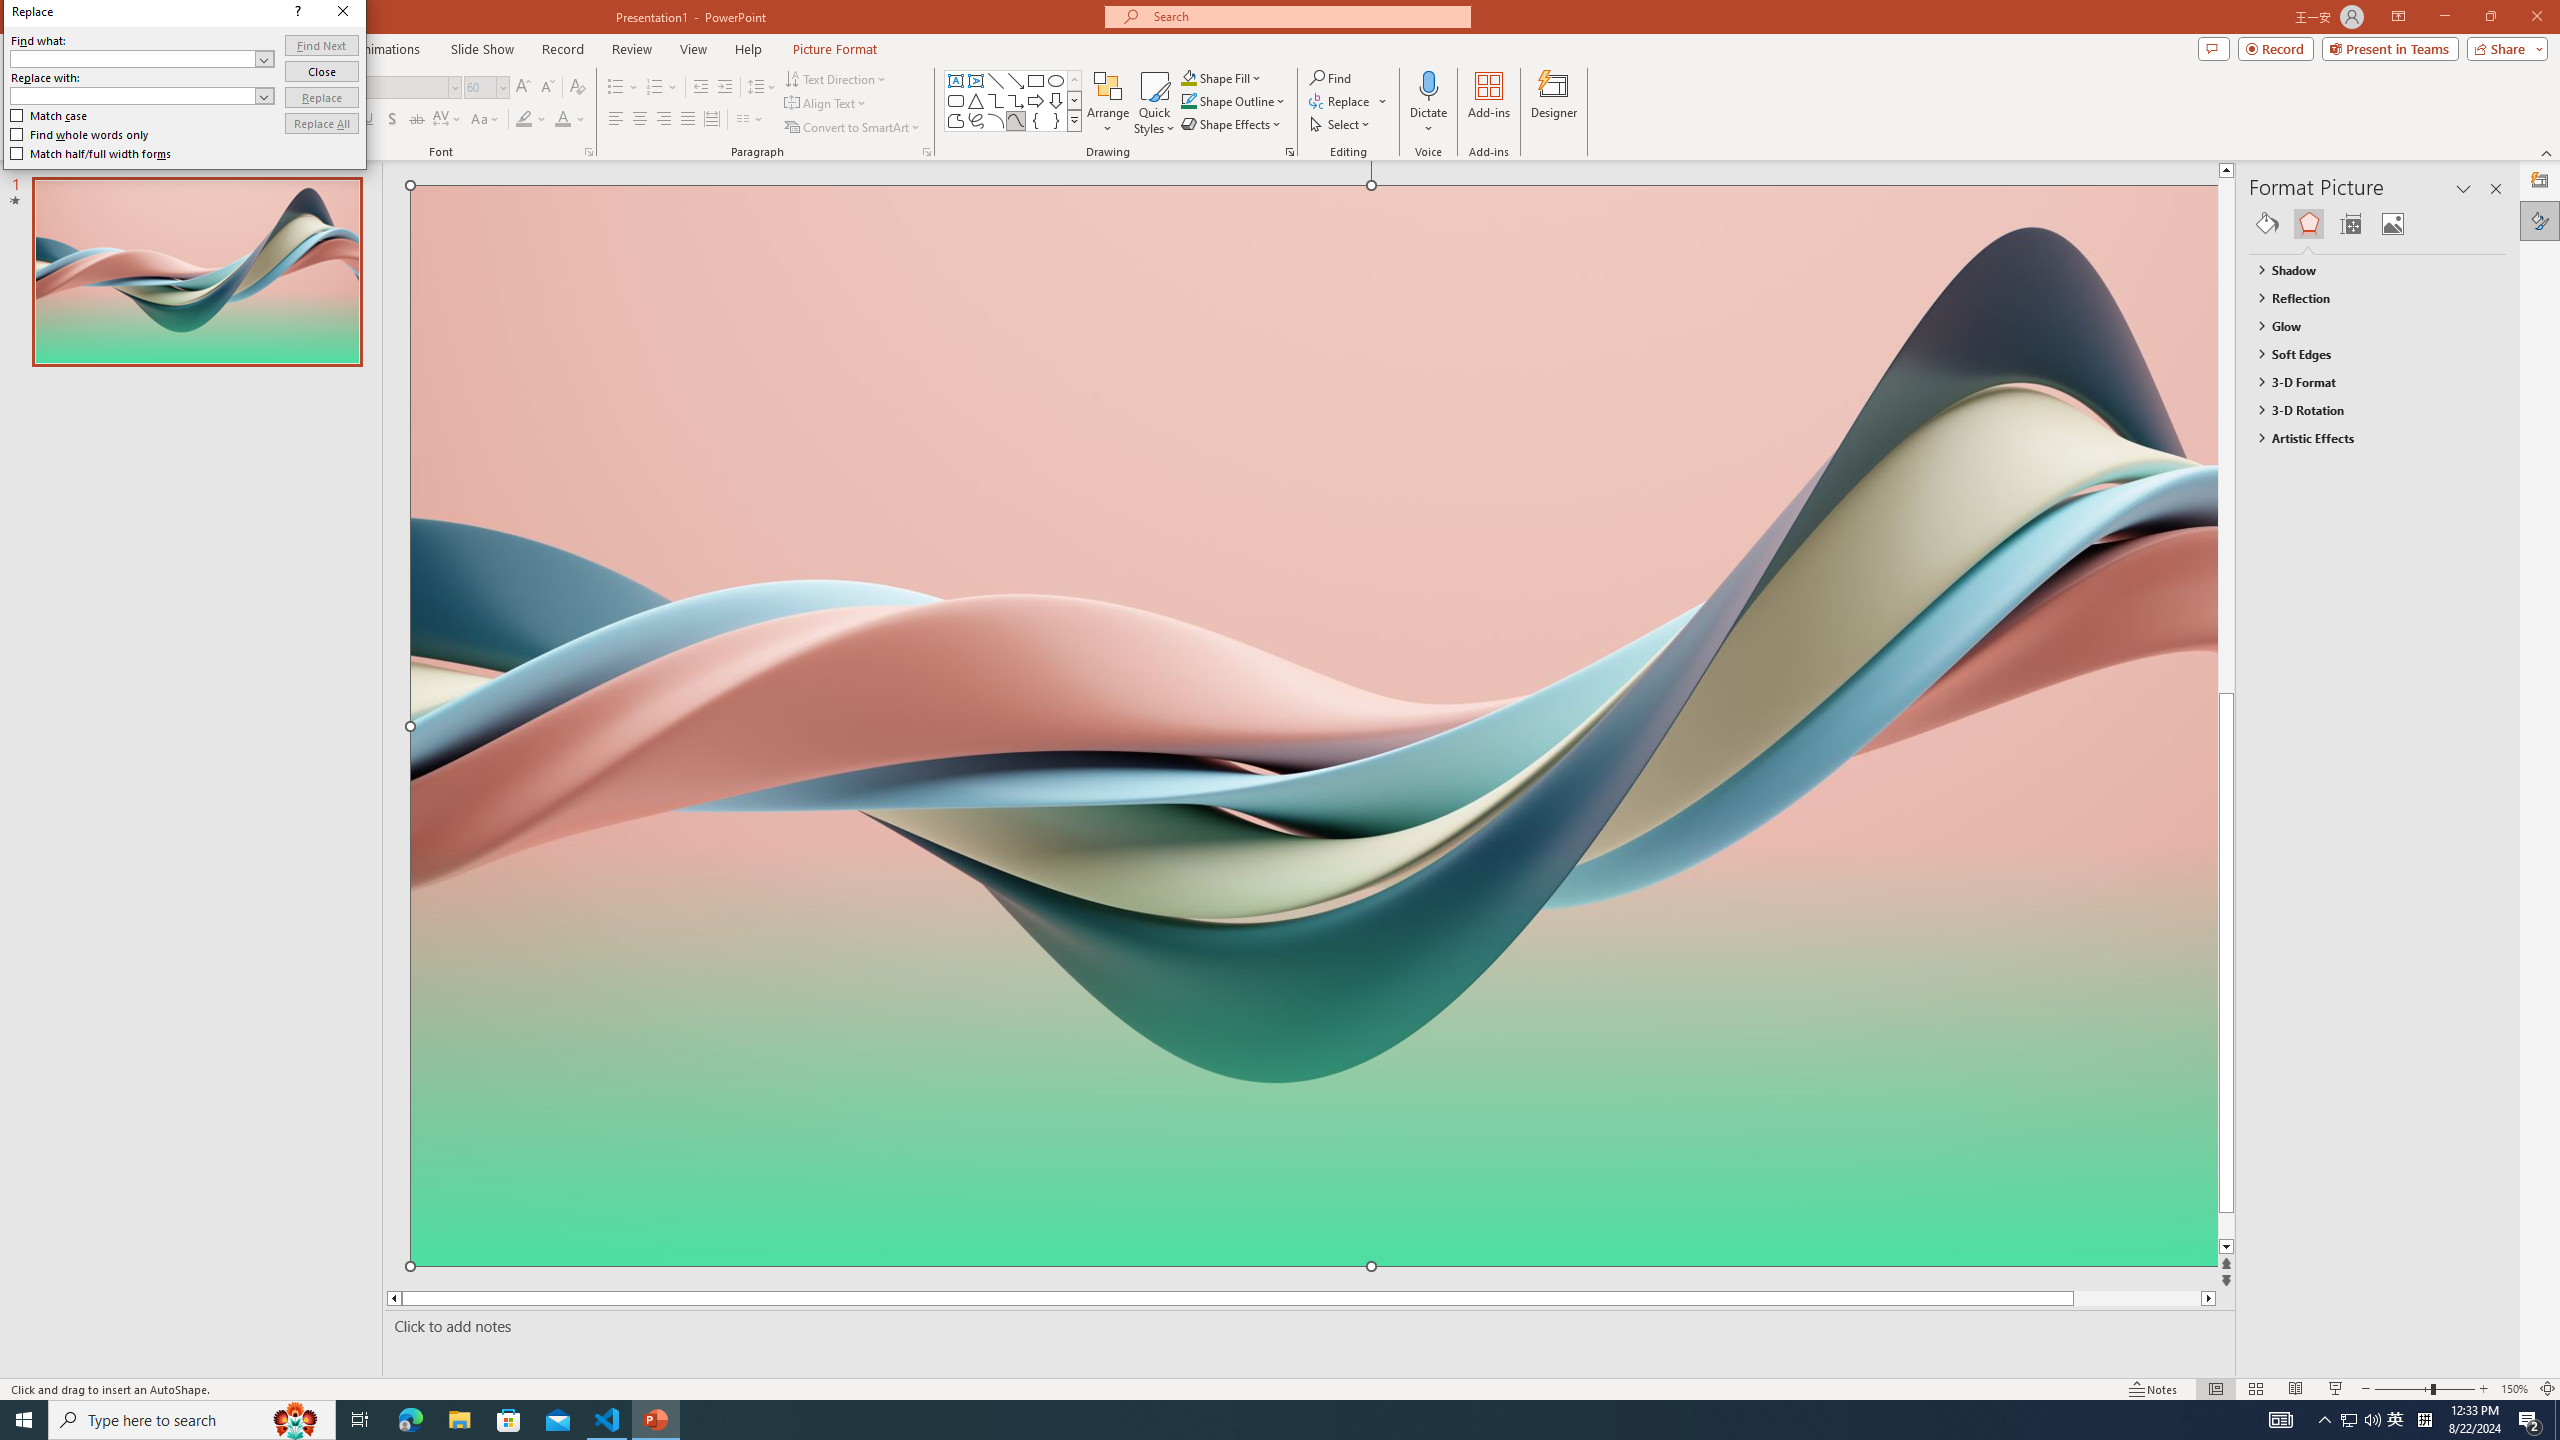 Image resolution: width=2560 pixels, height=1440 pixels. I want to click on 'Replace with', so click(142, 95).